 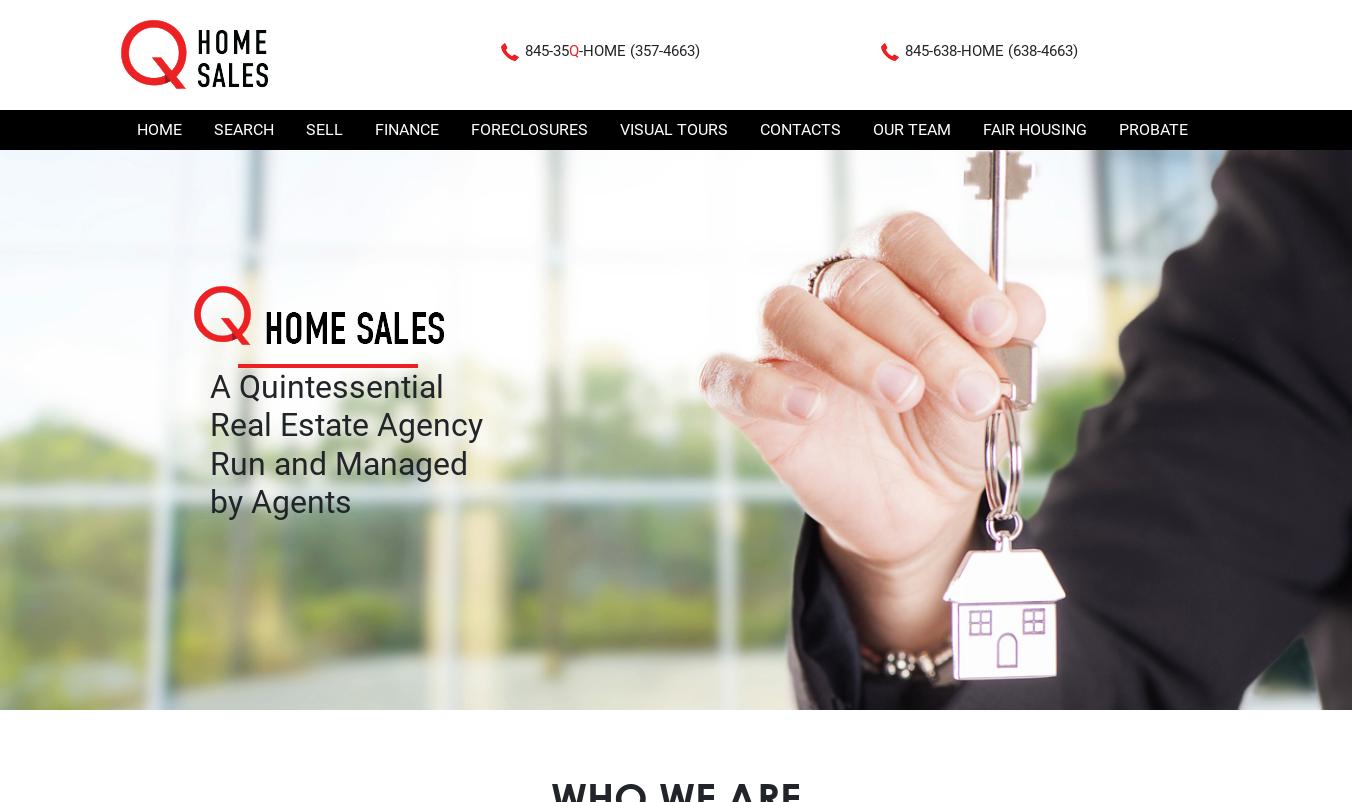 I want to click on 'Real Estate Agency', so click(x=208, y=424).